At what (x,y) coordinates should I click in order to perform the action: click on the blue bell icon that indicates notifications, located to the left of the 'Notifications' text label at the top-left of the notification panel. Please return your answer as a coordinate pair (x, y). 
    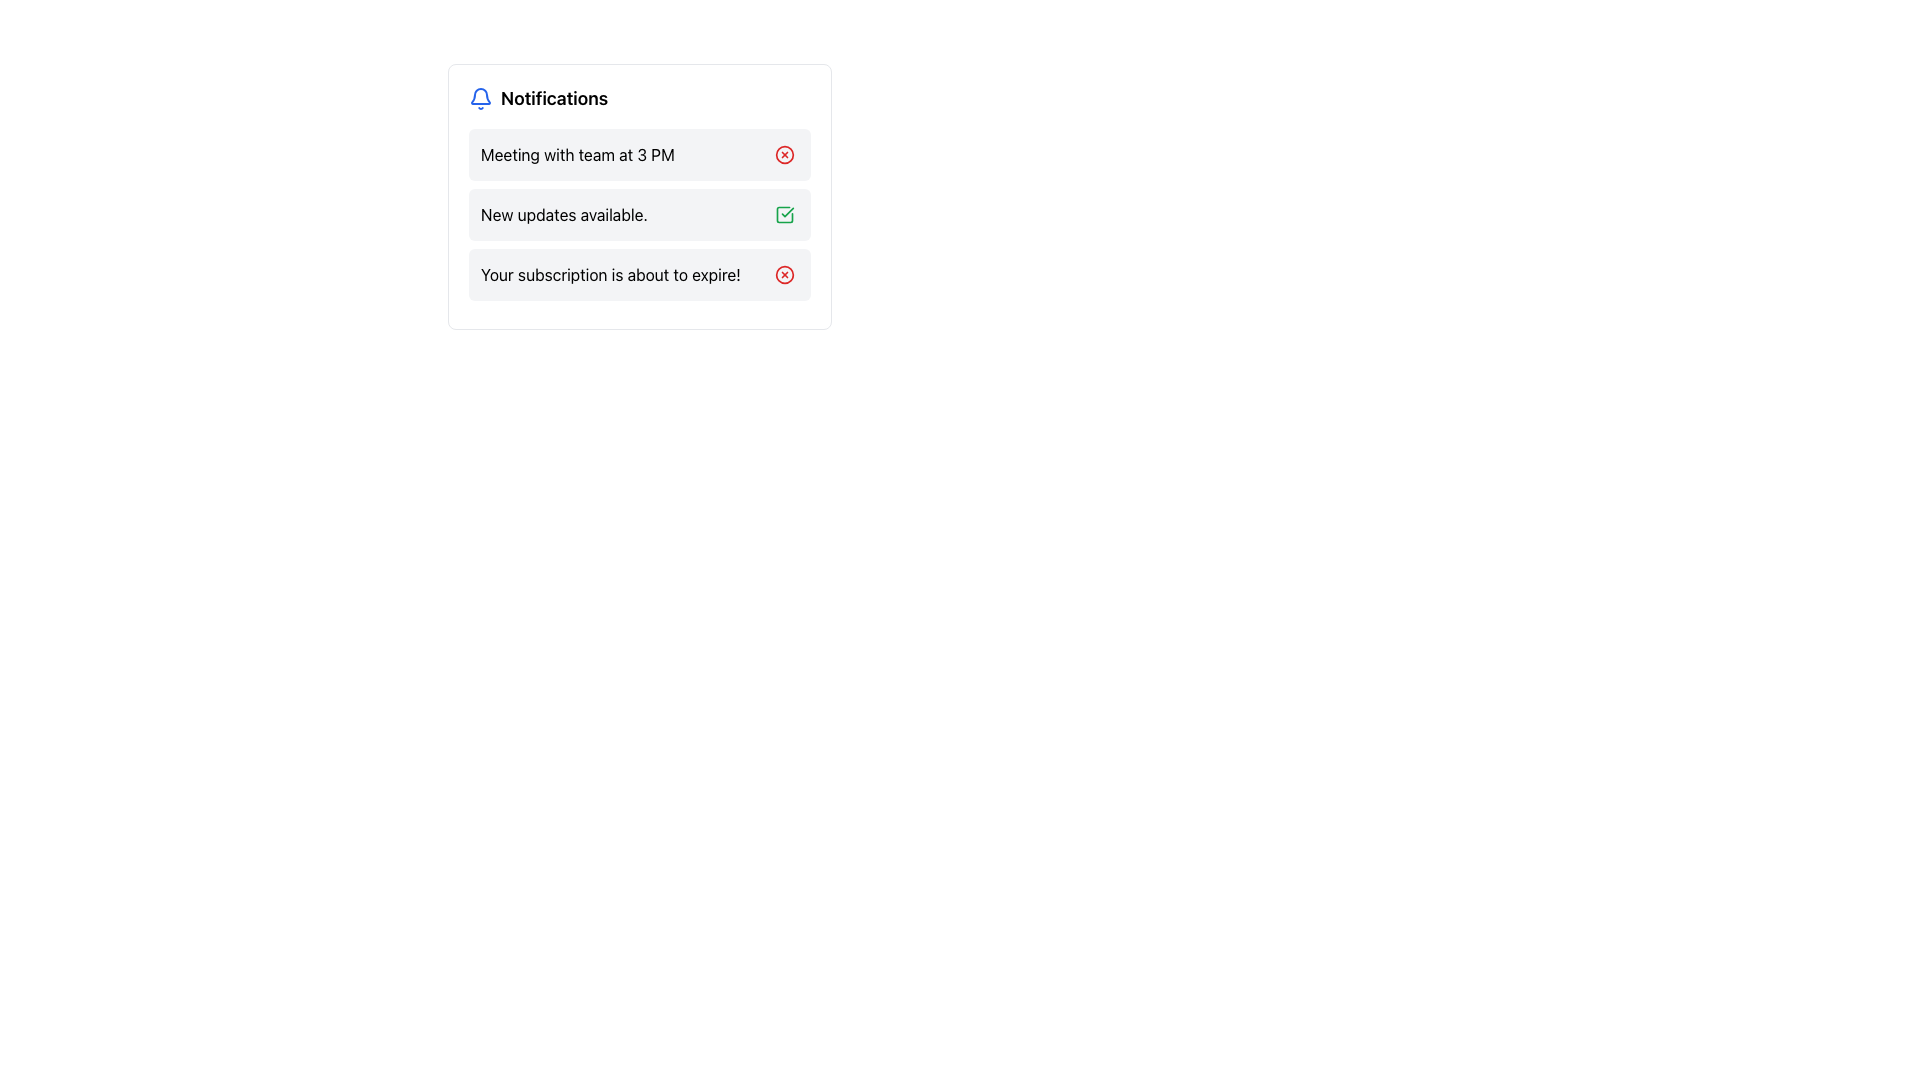
    Looking at the image, I should click on (480, 99).